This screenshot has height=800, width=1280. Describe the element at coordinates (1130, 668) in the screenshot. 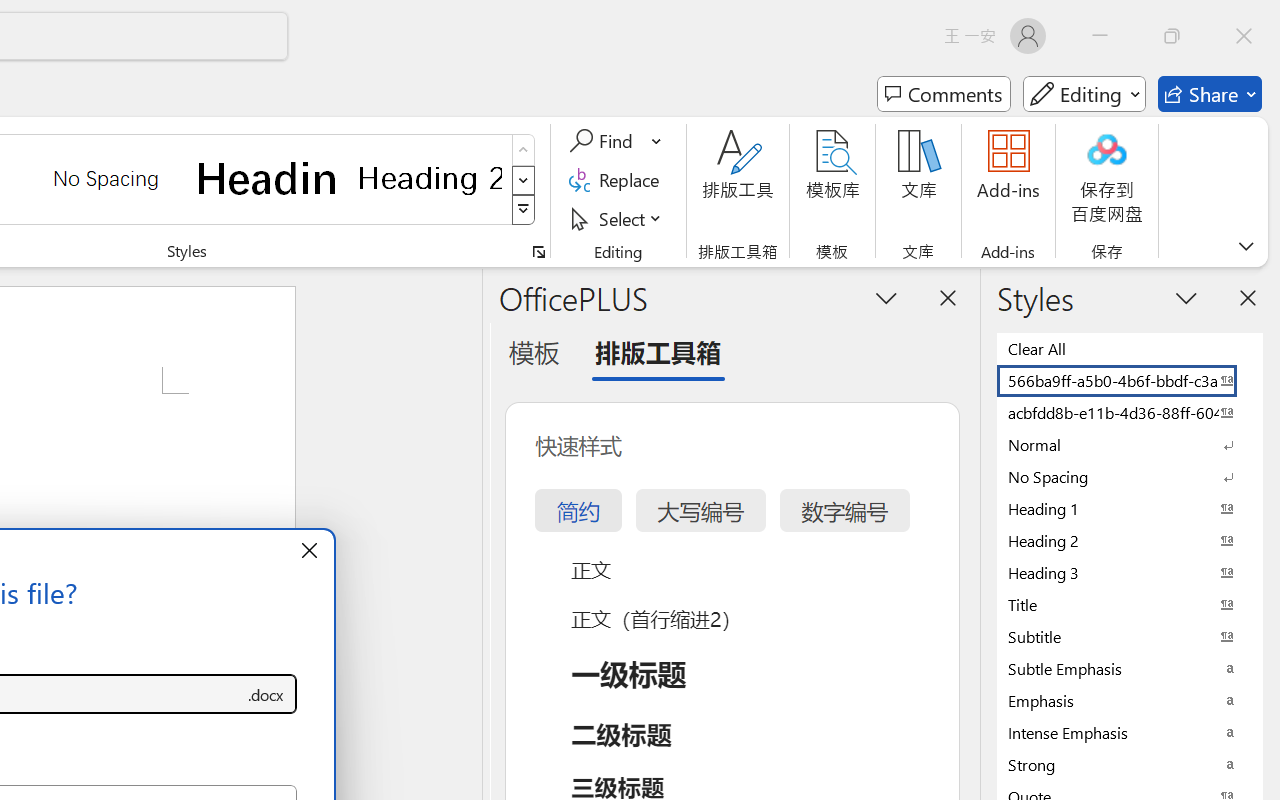

I see `'Subtle Emphasis'` at that location.